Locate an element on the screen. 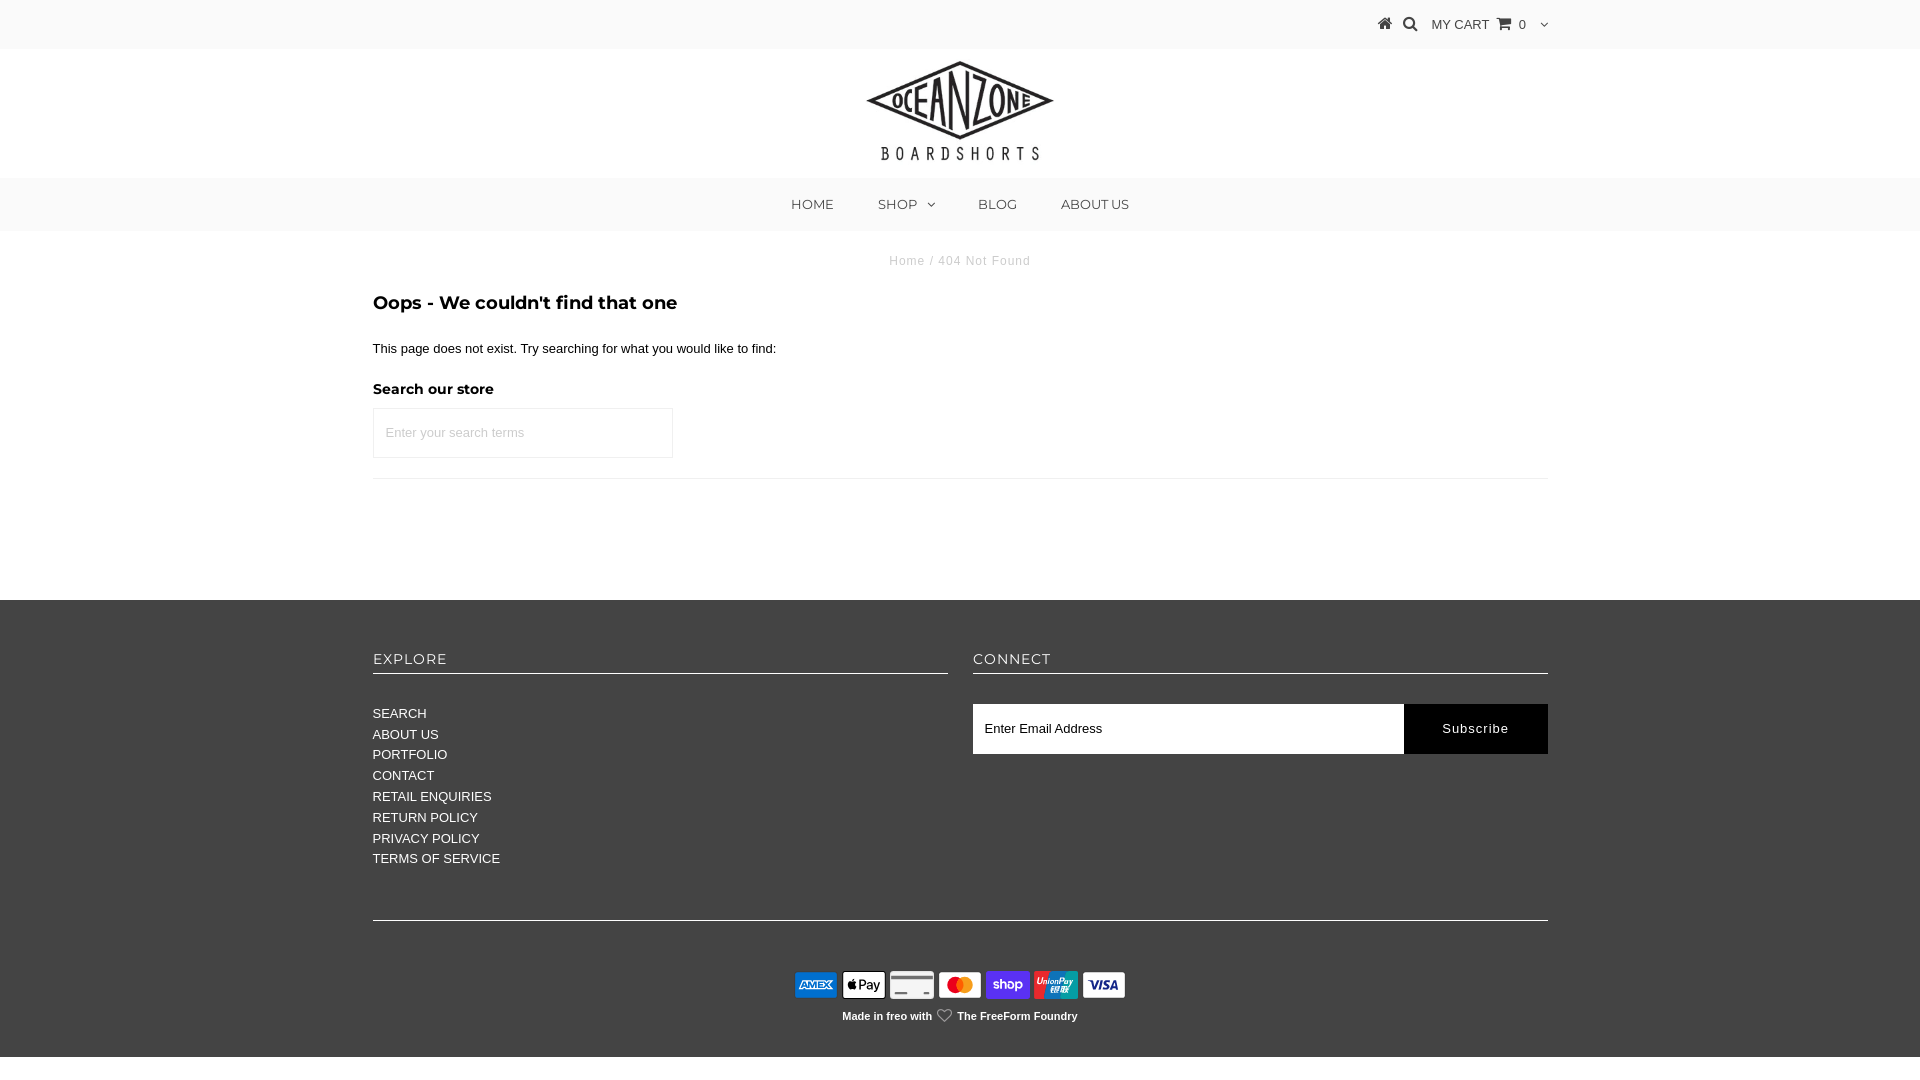 The image size is (1920, 1080). 'Subscribe' is located at coordinates (1402, 729).